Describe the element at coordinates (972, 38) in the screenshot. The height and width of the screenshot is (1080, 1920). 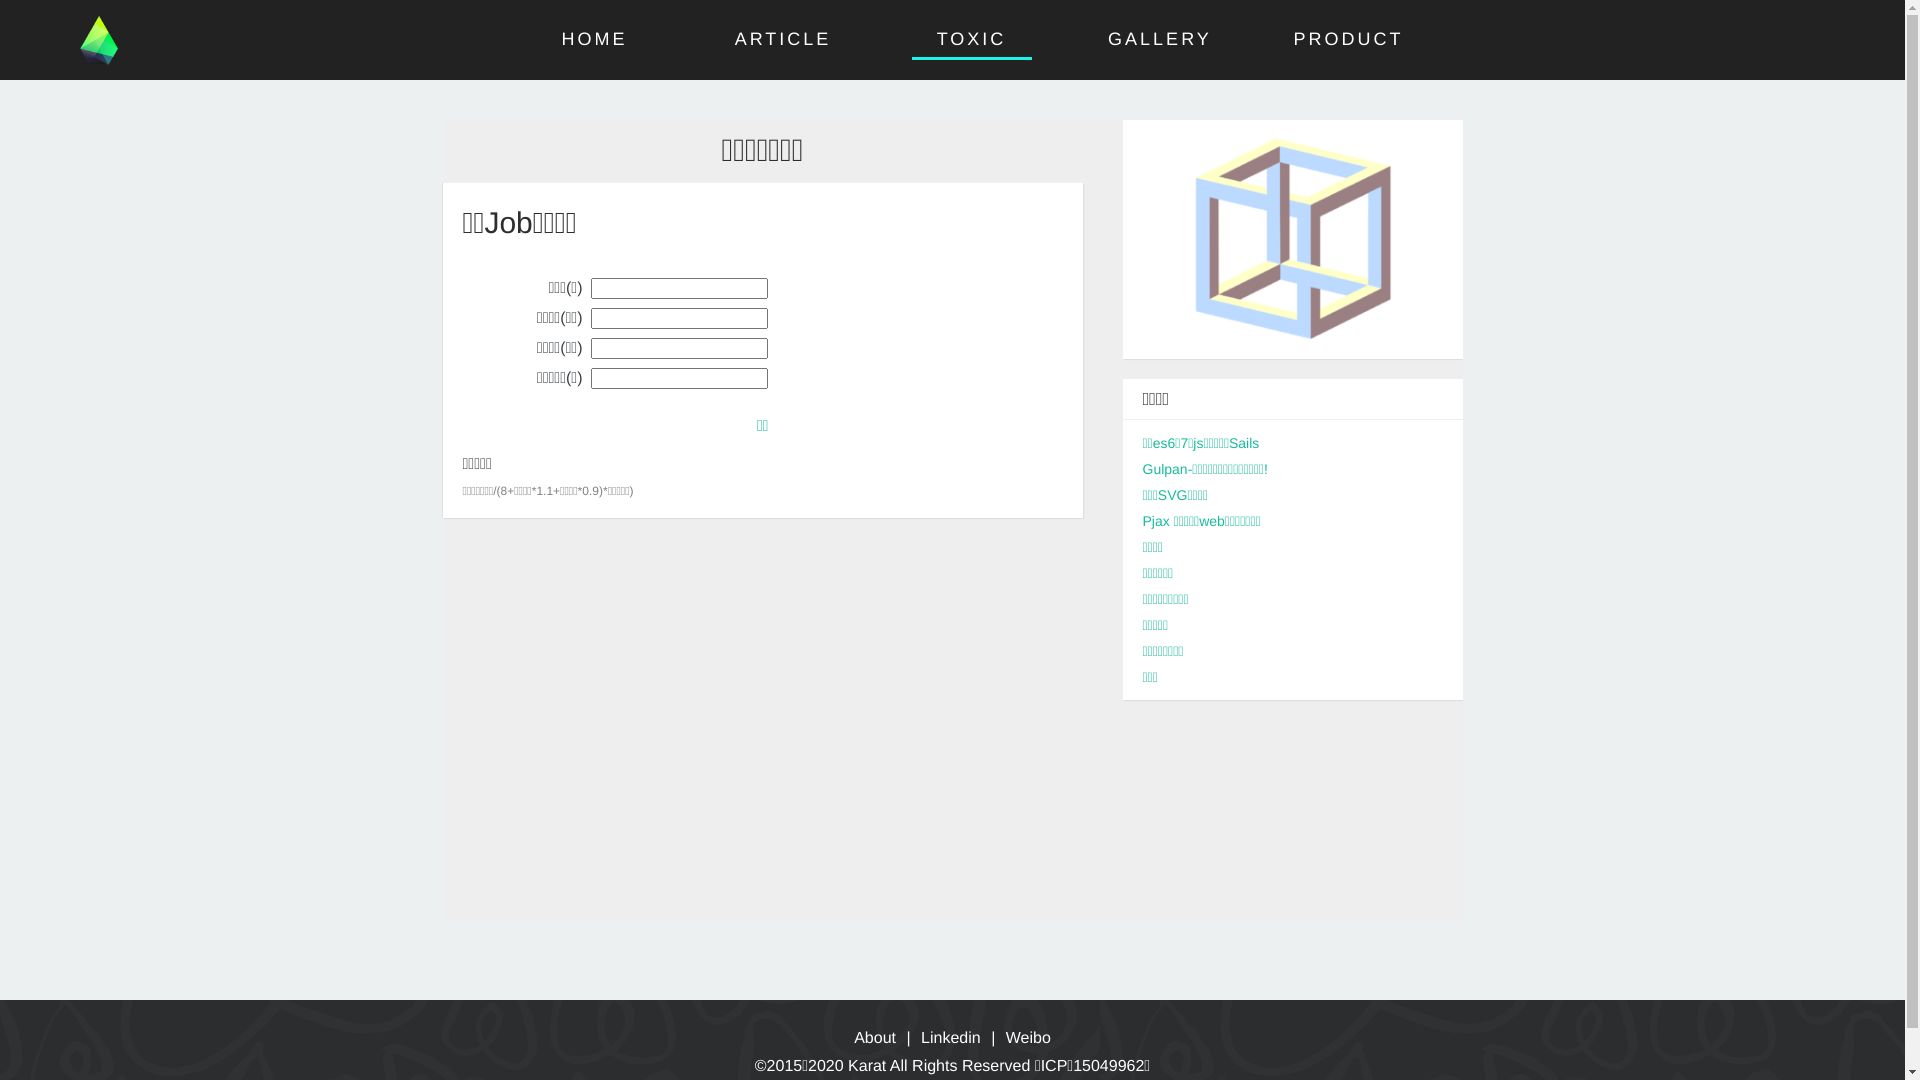
I see `'TOXIC'` at that location.